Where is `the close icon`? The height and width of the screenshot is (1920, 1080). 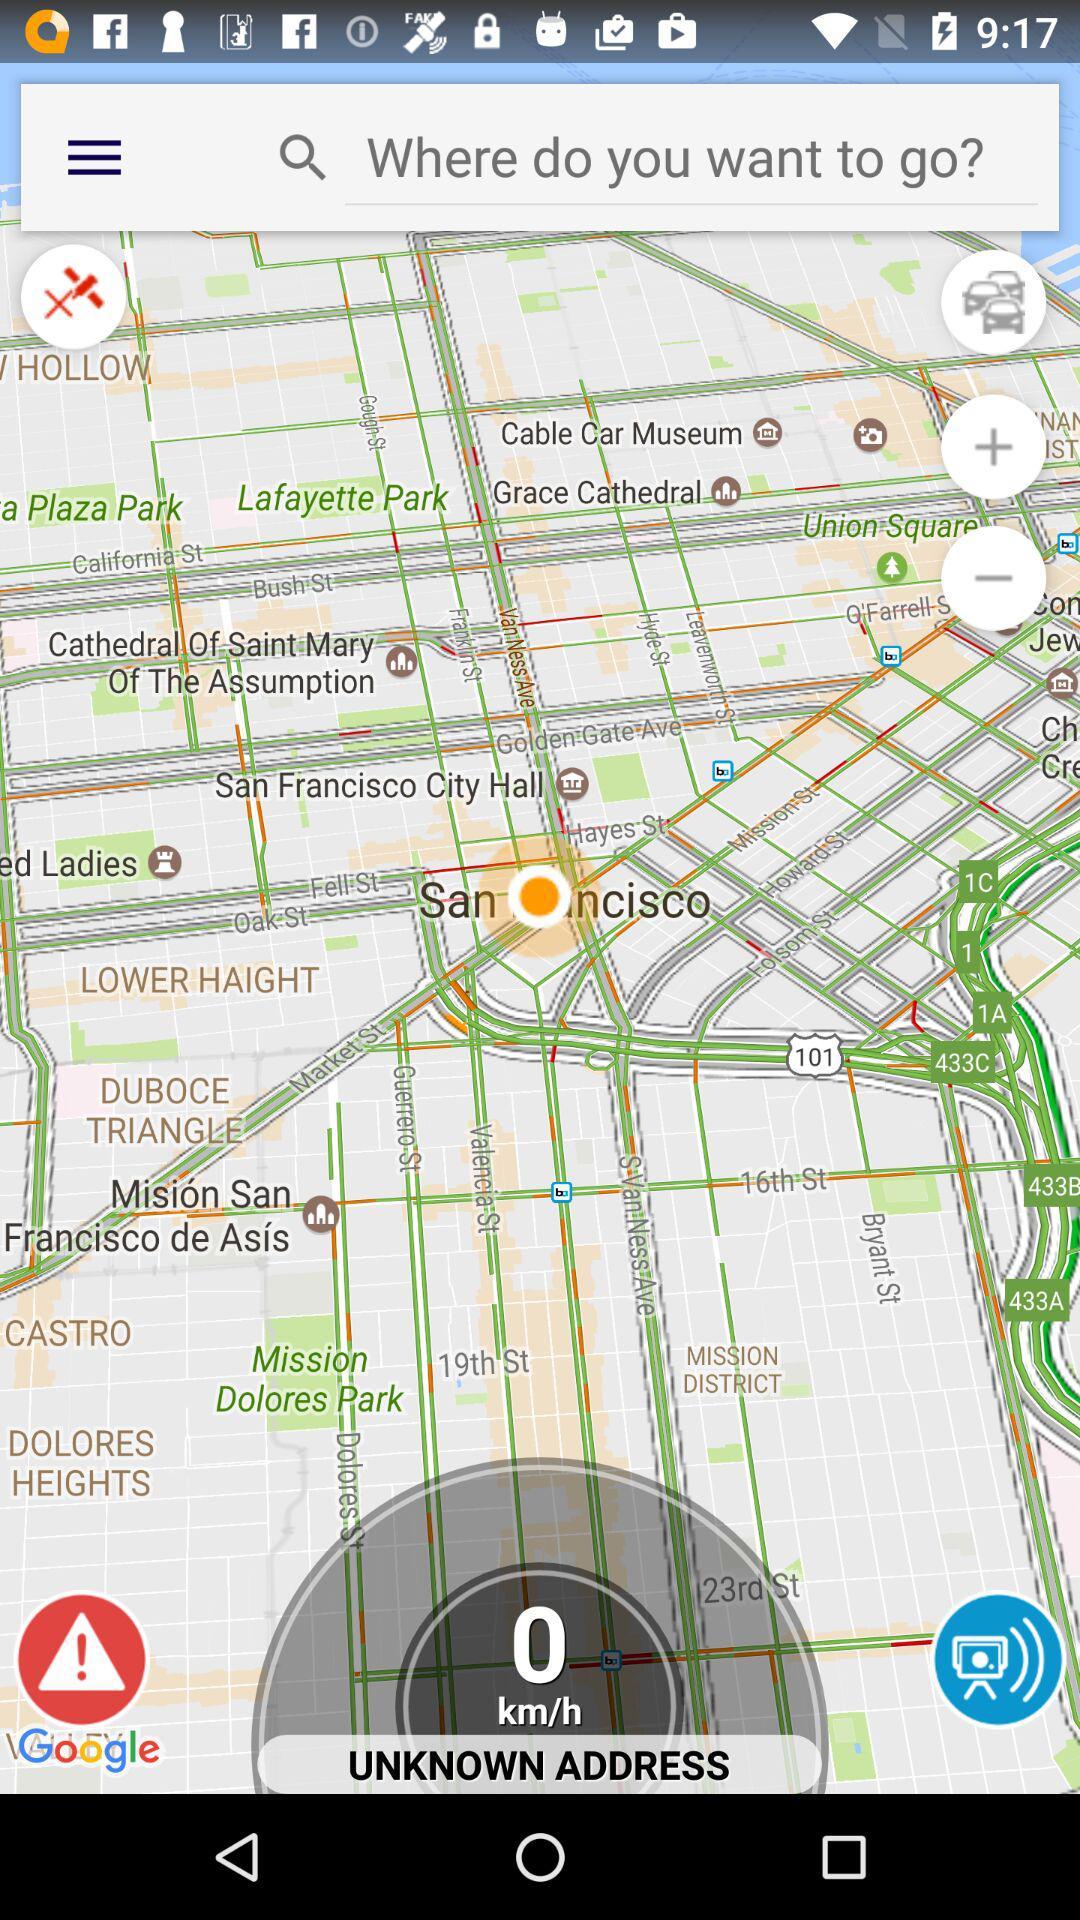
the close icon is located at coordinates (72, 316).